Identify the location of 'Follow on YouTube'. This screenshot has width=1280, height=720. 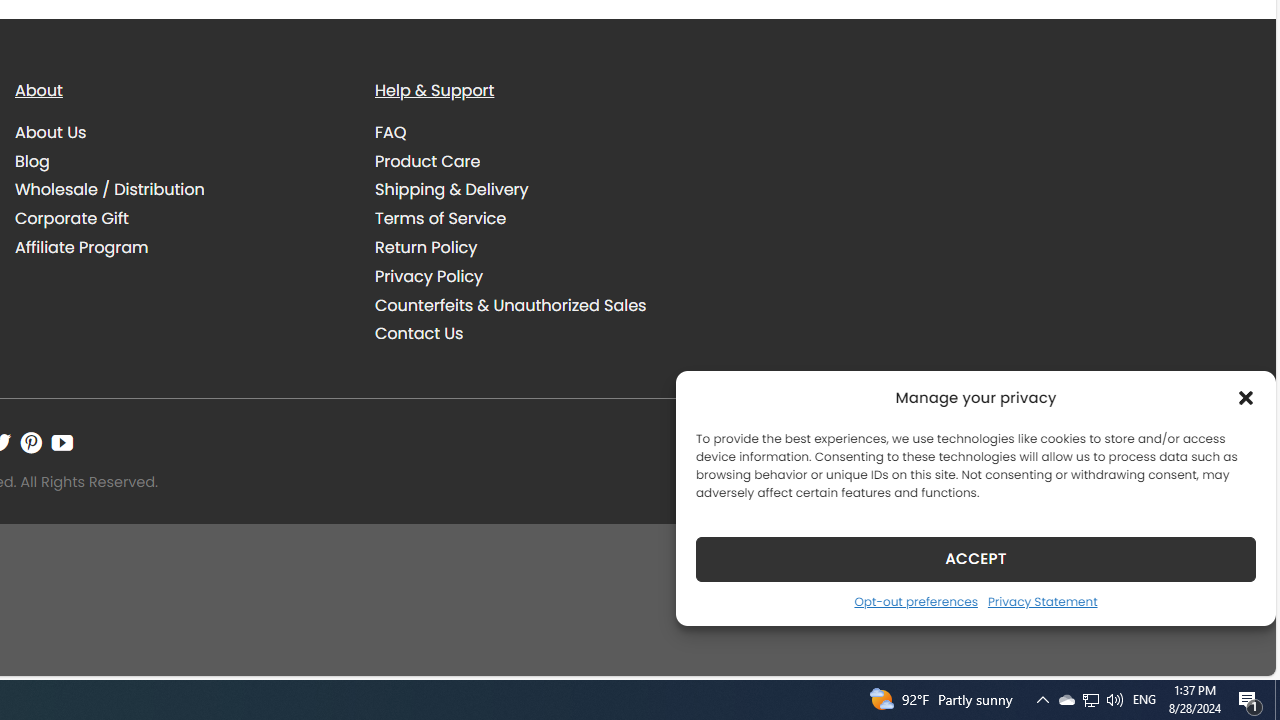
(62, 441).